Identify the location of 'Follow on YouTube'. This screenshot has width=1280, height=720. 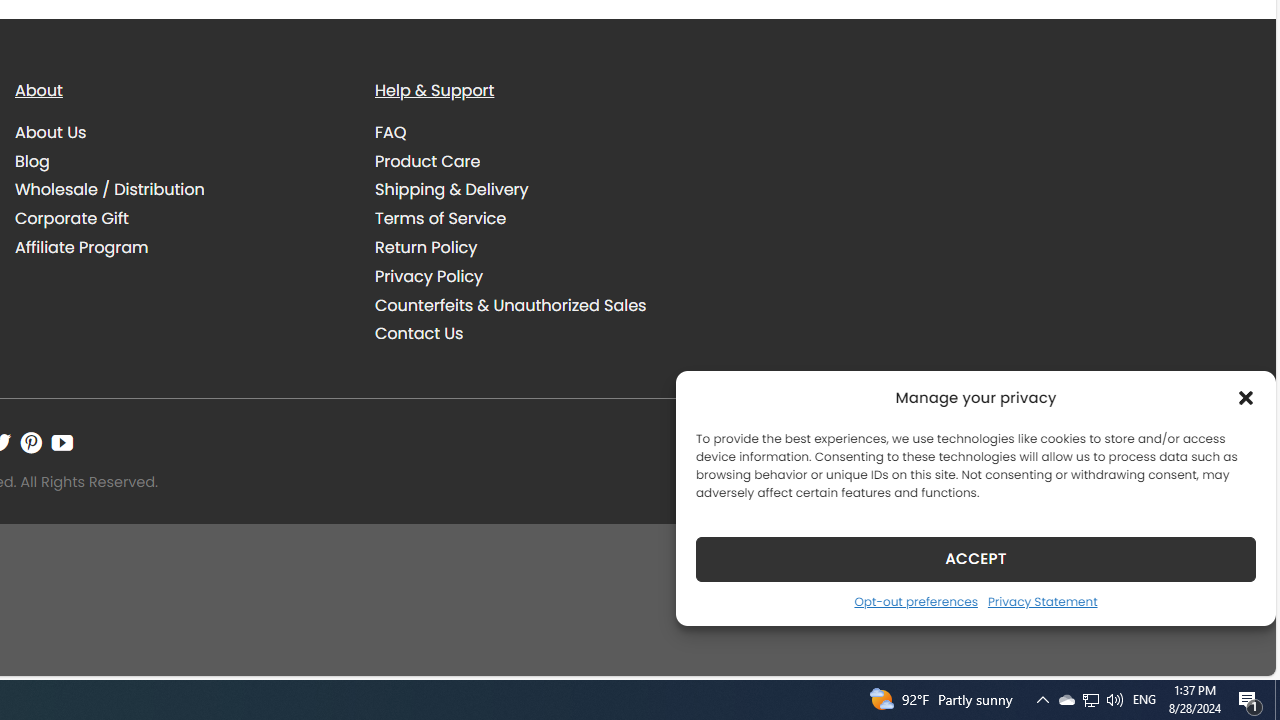
(62, 441).